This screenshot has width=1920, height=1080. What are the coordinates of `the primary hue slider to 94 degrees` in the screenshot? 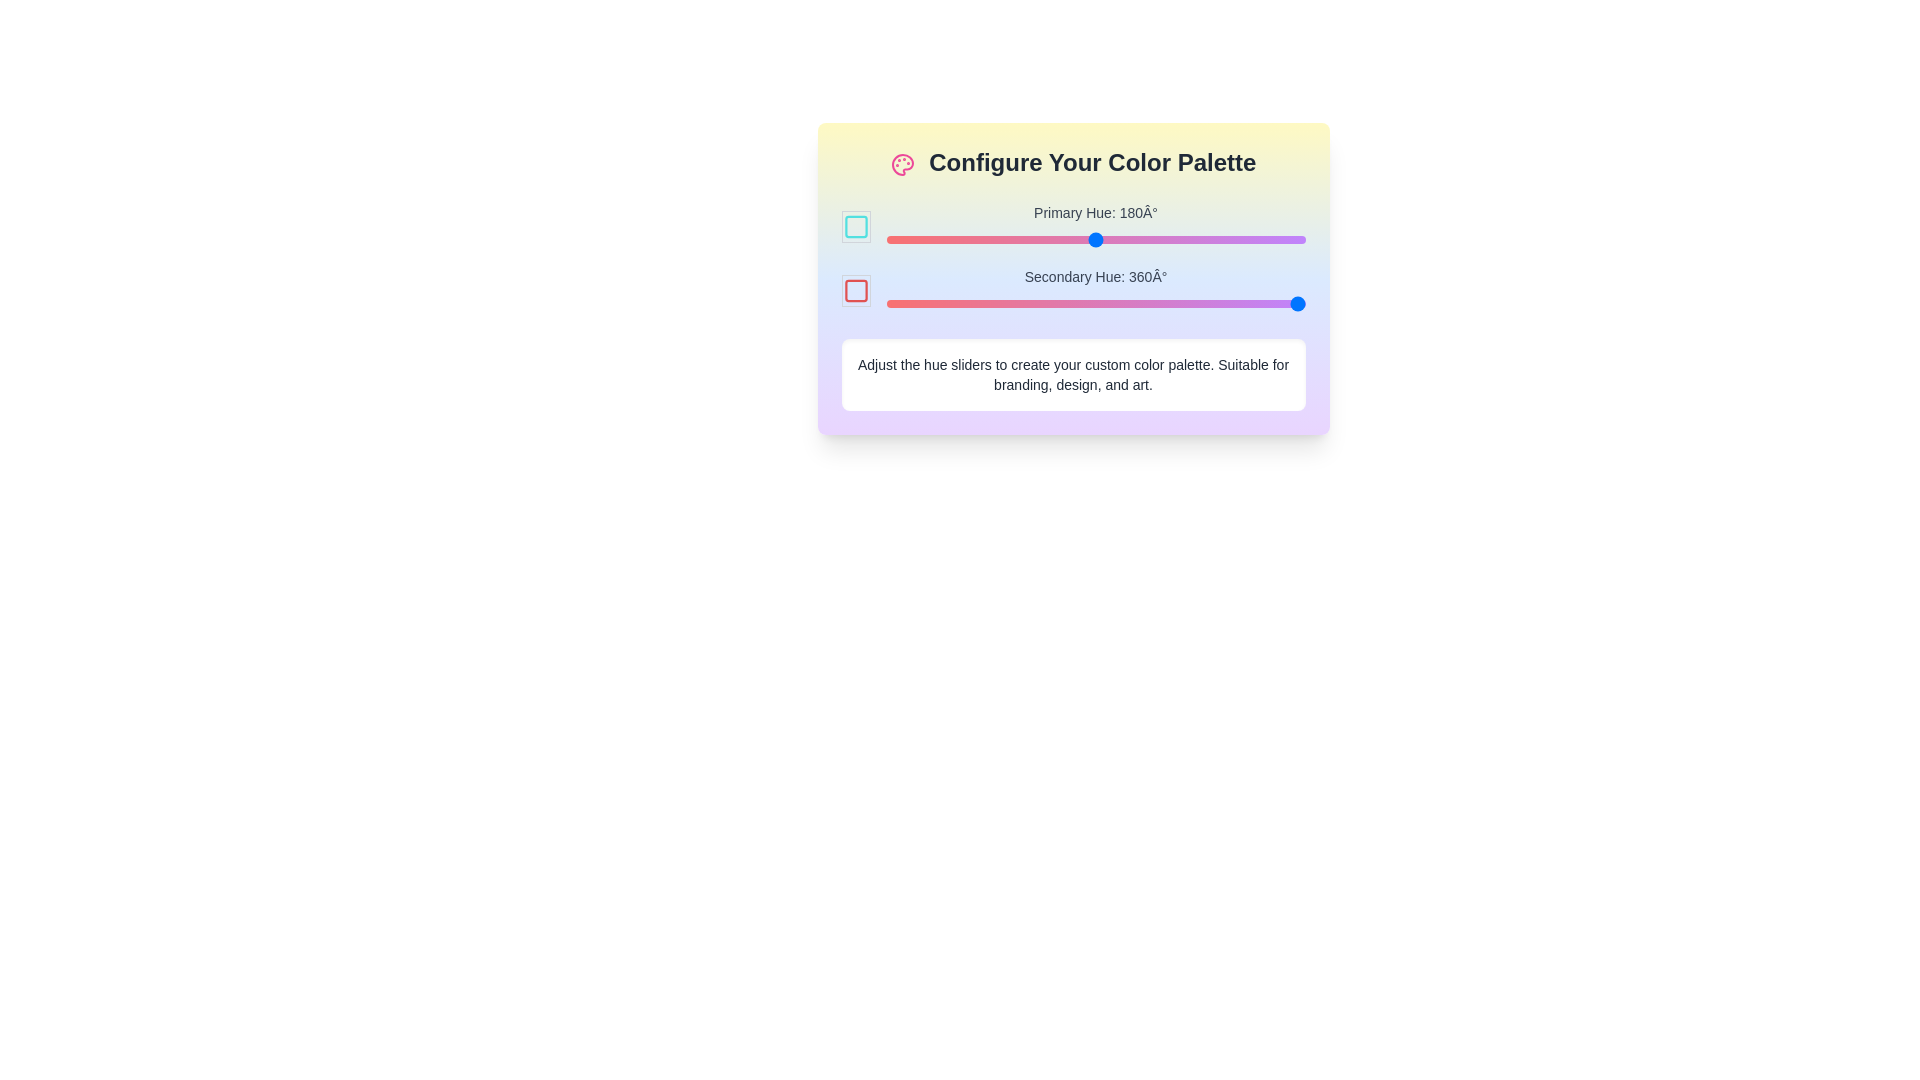 It's located at (995, 238).